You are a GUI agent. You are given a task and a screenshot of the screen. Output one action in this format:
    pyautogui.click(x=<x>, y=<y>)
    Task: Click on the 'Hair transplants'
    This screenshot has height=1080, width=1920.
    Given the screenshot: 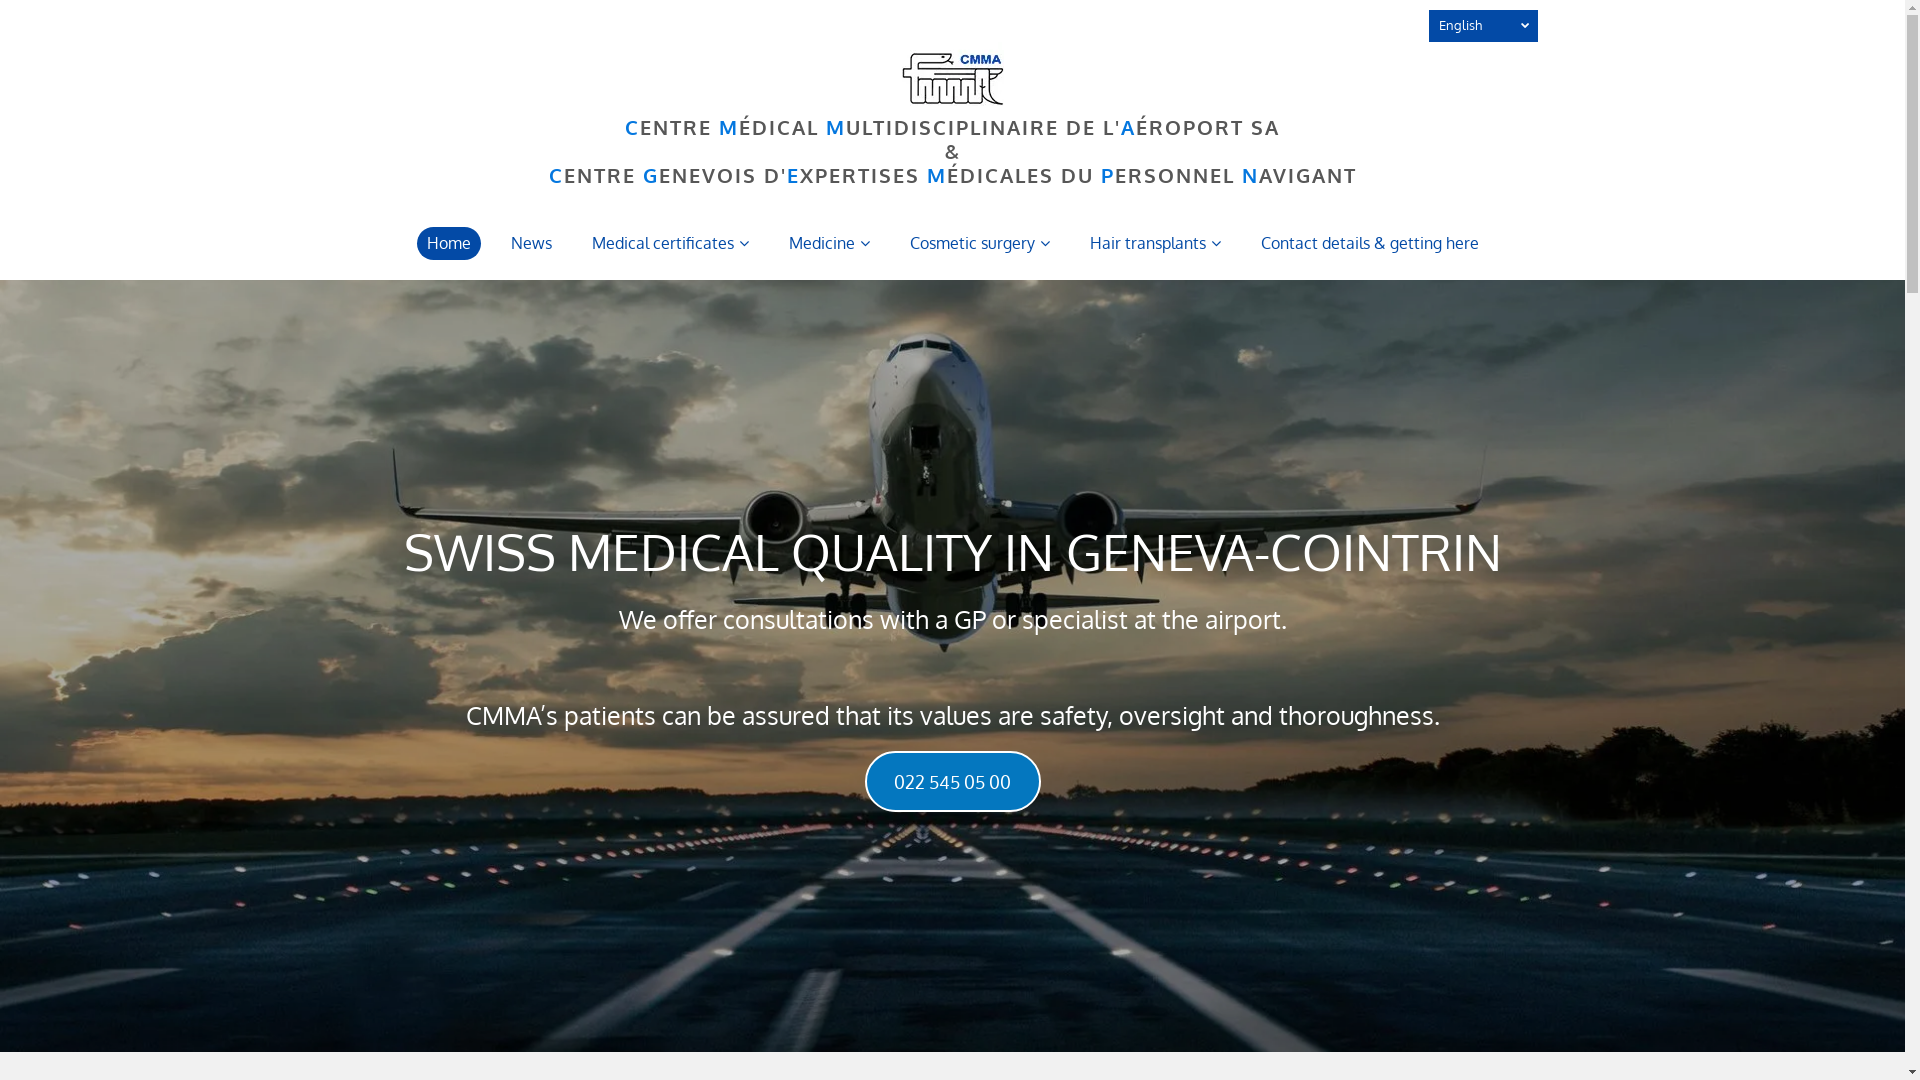 What is the action you would take?
    pyautogui.click(x=1155, y=242)
    